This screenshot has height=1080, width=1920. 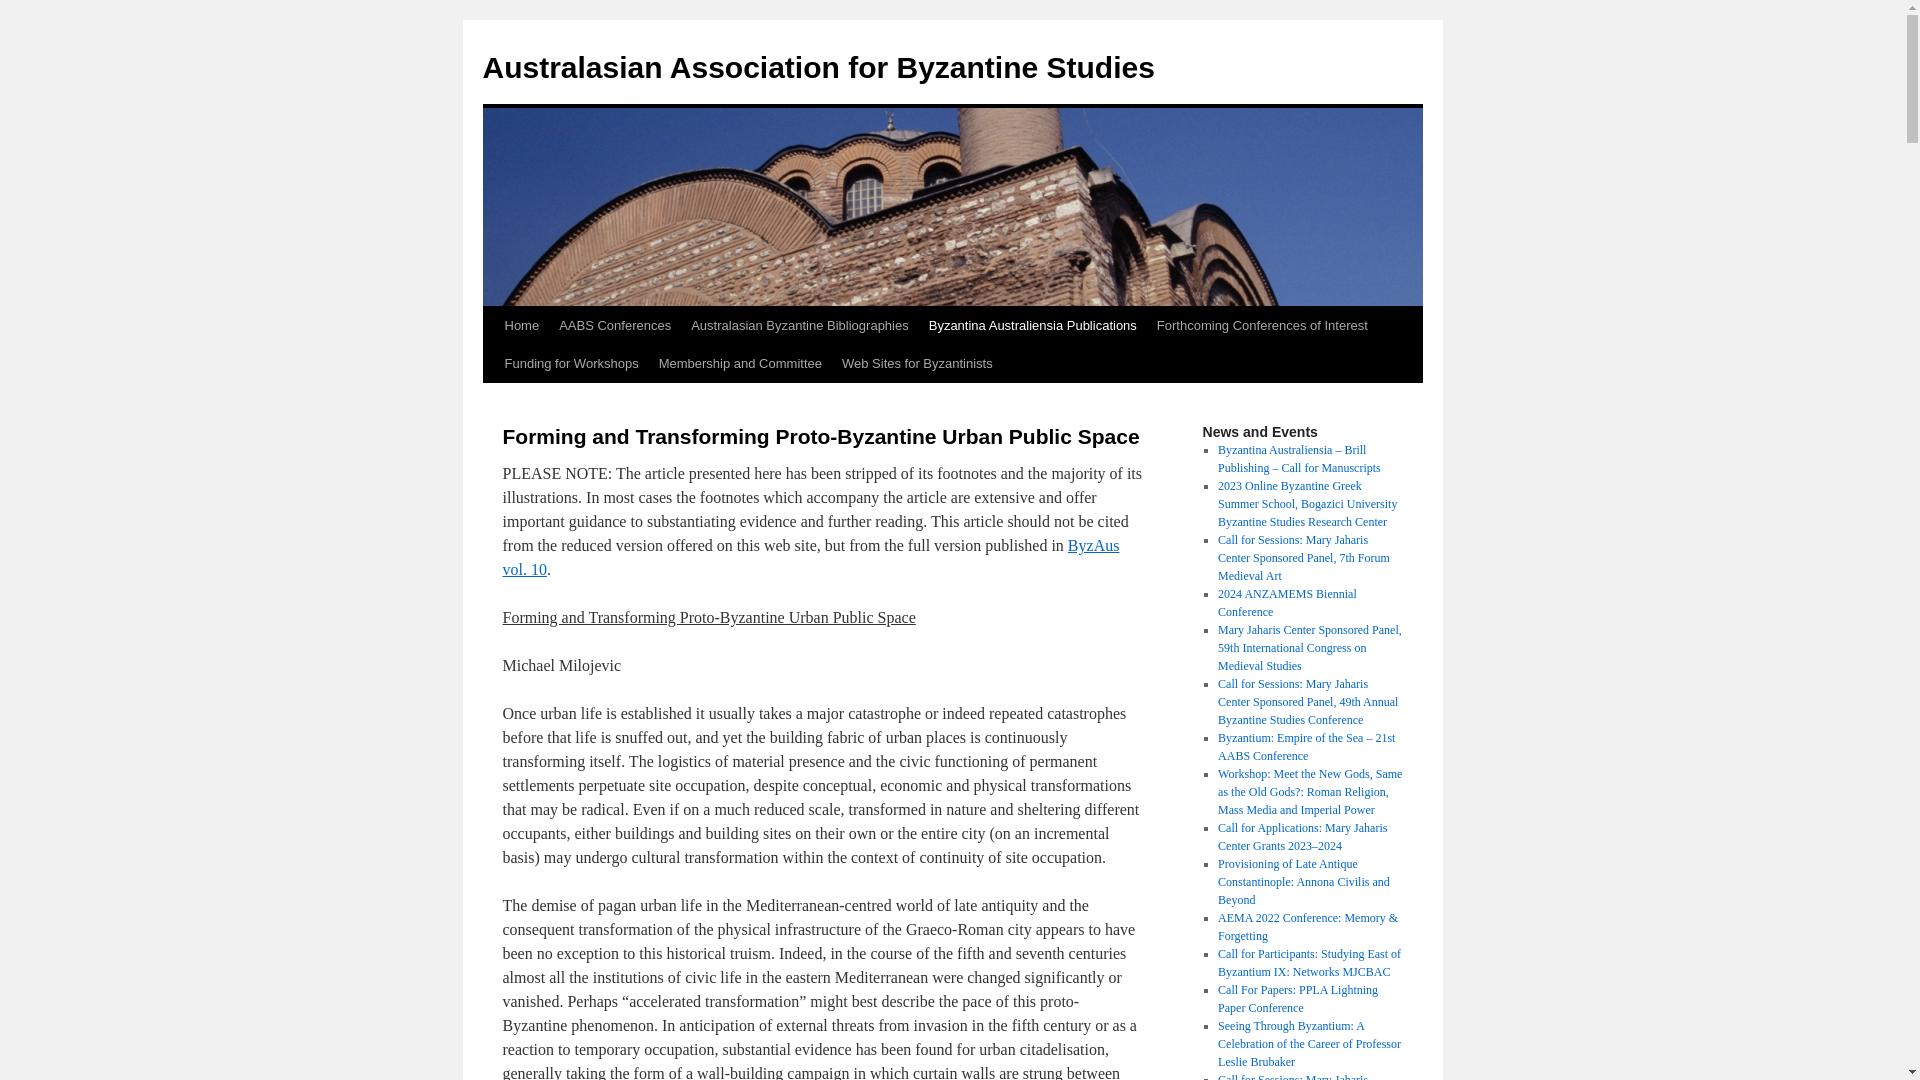 What do you see at coordinates (1261, 325) in the screenshot?
I see `'Forthcoming Conferences of Interest'` at bounding box center [1261, 325].